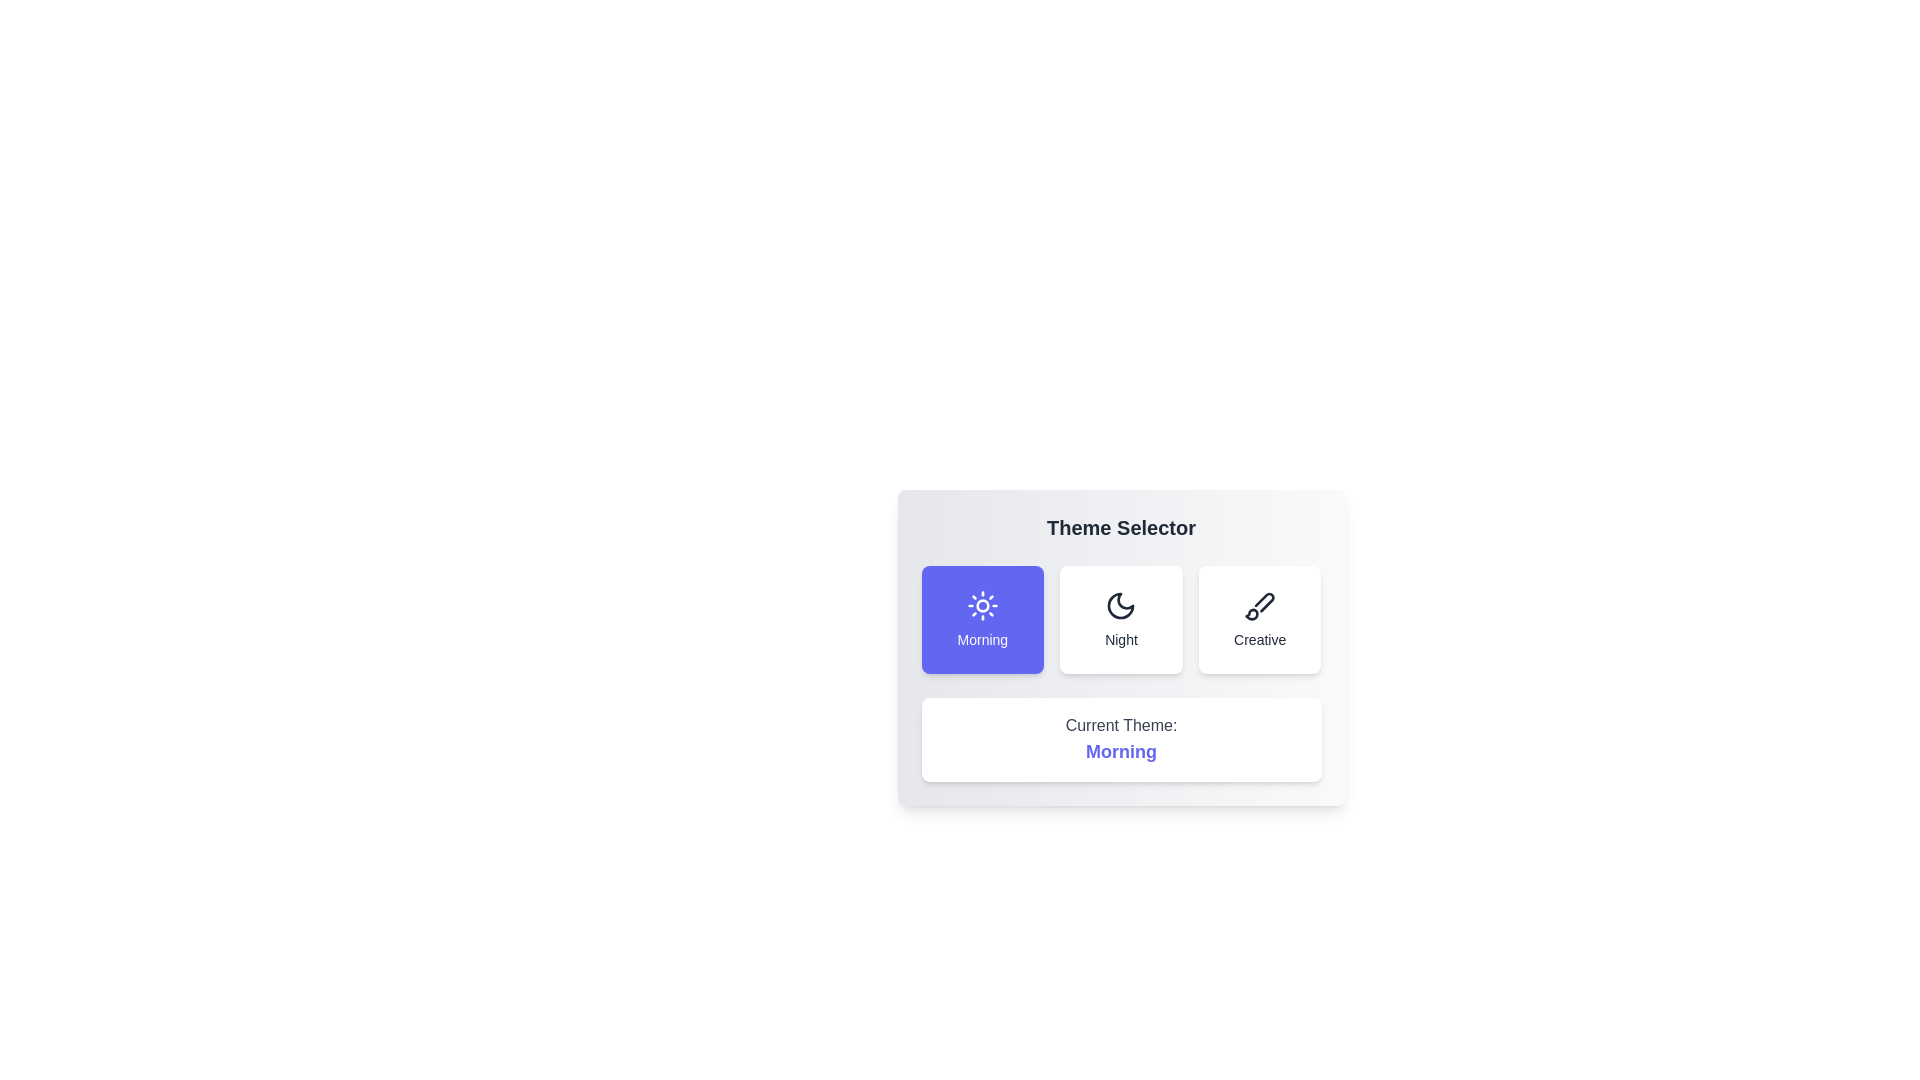  Describe the element at coordinates (982, 619) in the screenshot. I see `the theme Morning by clicking on its button` at that location.